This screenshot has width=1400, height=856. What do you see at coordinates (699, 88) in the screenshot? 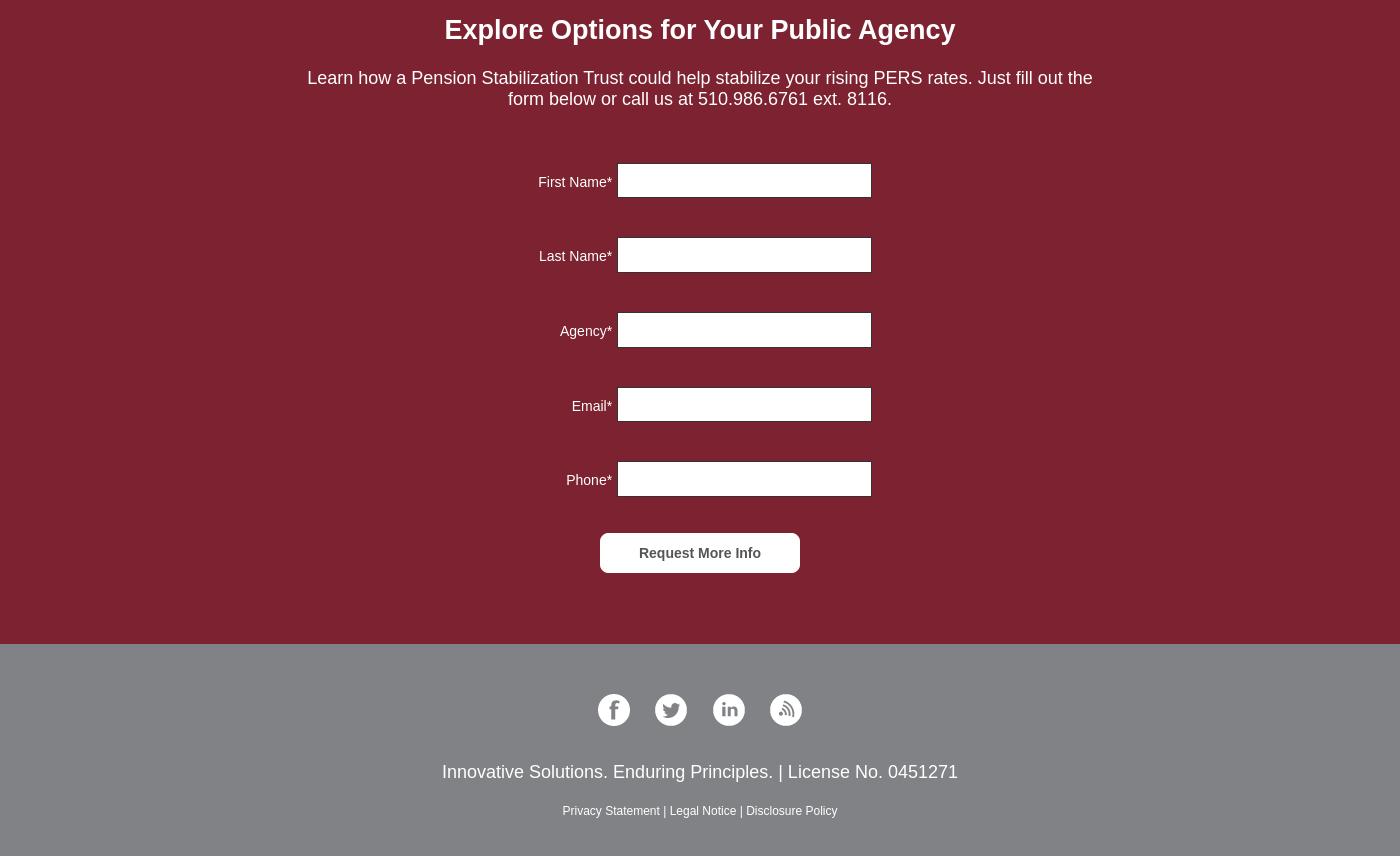
I see `'Learn how a Pension Stabilization Trust could help stabilize your rising PERS rates. Just fill out the form below or call us at 510.986.6761 ext. 8116.'` at bounding box center [699, 88].